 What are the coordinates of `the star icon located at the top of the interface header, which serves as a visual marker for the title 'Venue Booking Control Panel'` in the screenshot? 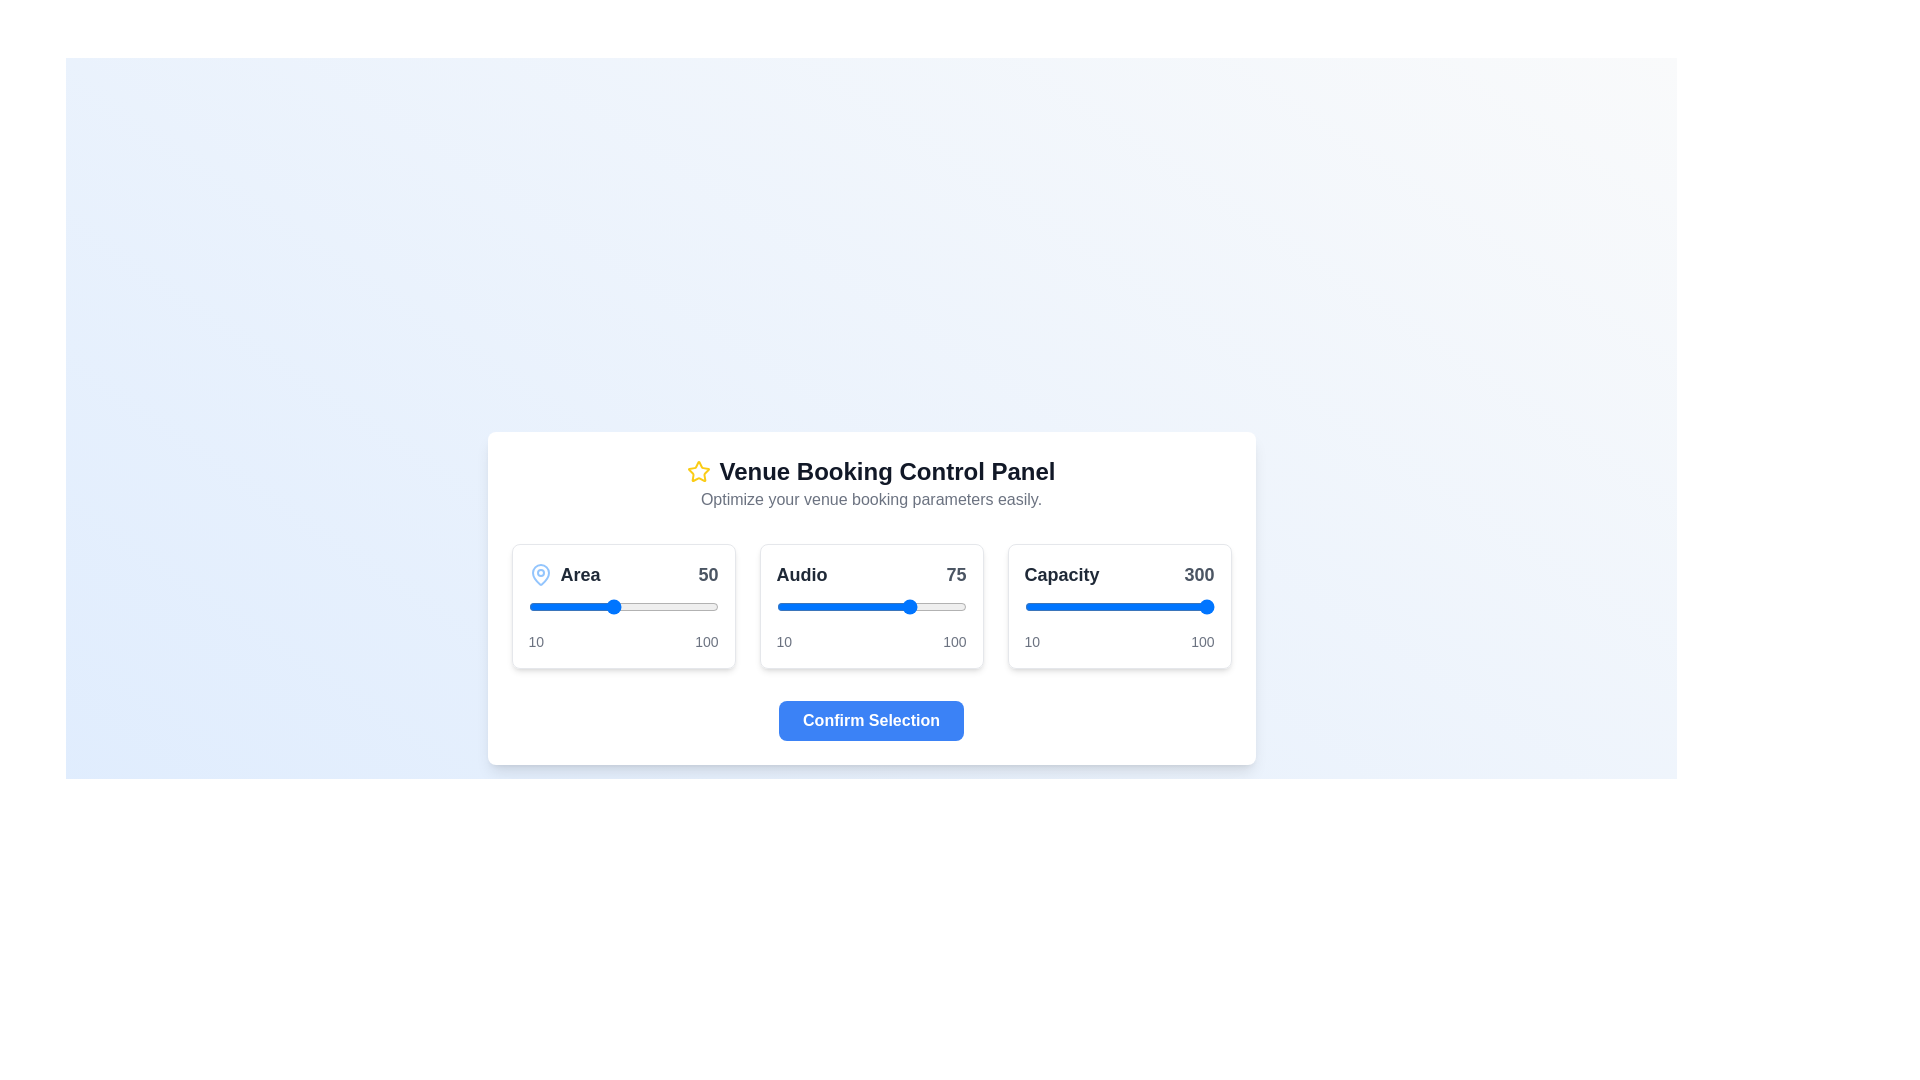 It's located at (699, 470).